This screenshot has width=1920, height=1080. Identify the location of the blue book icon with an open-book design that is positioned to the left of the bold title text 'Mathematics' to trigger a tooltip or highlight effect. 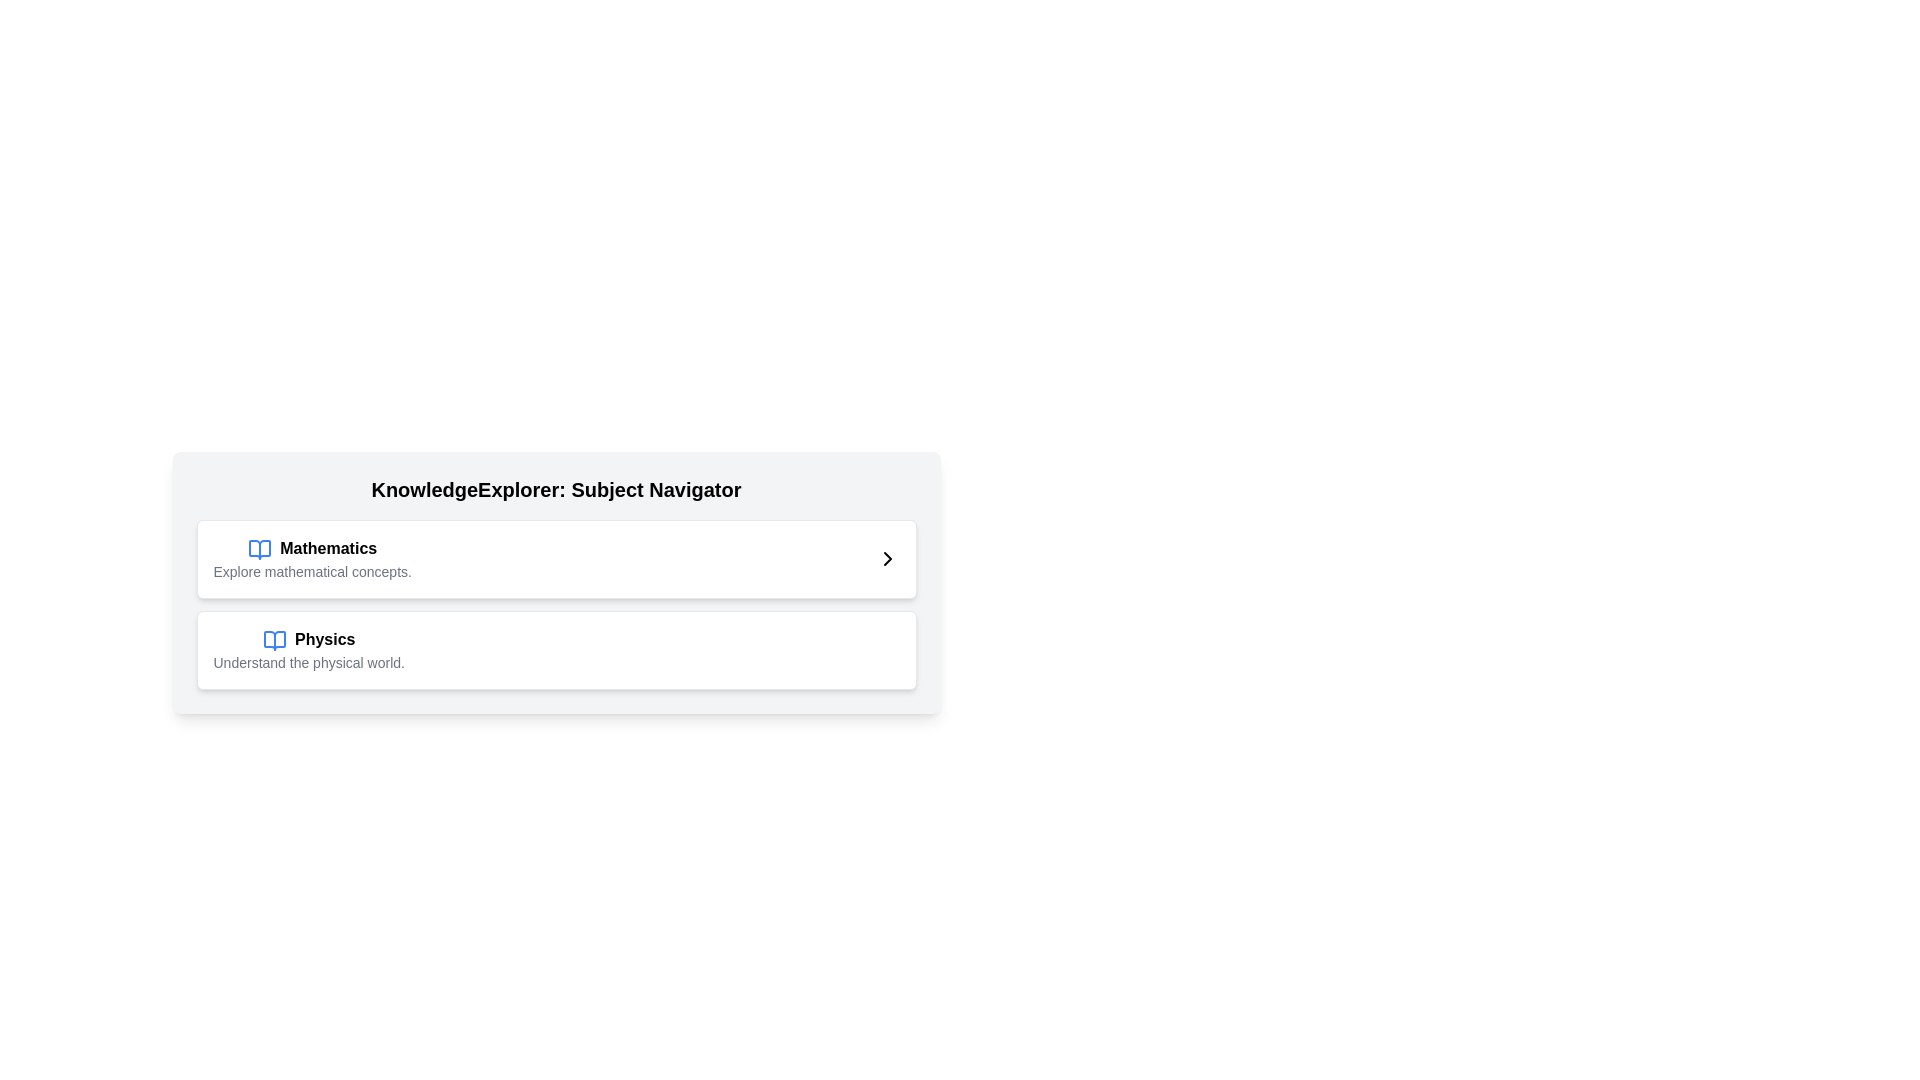
(259, 549).